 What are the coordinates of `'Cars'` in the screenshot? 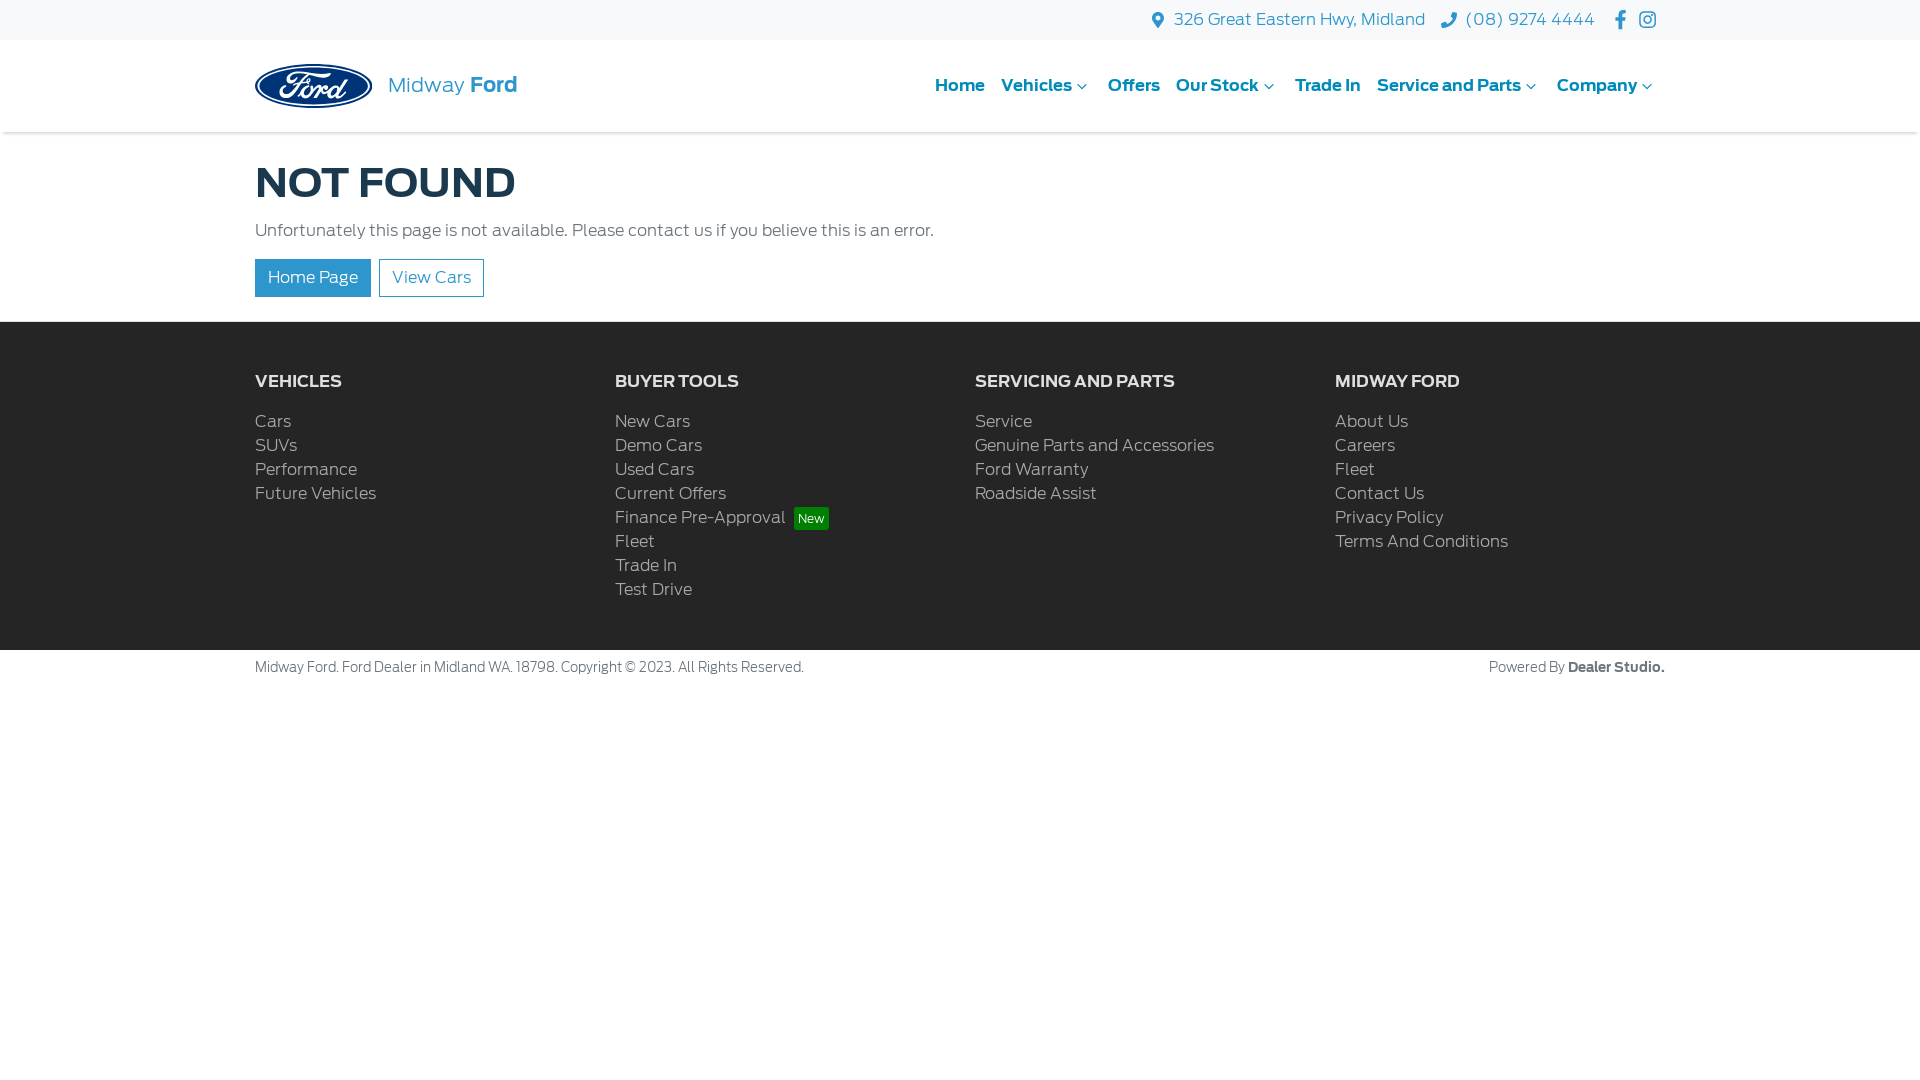 It's located at (272, 420).